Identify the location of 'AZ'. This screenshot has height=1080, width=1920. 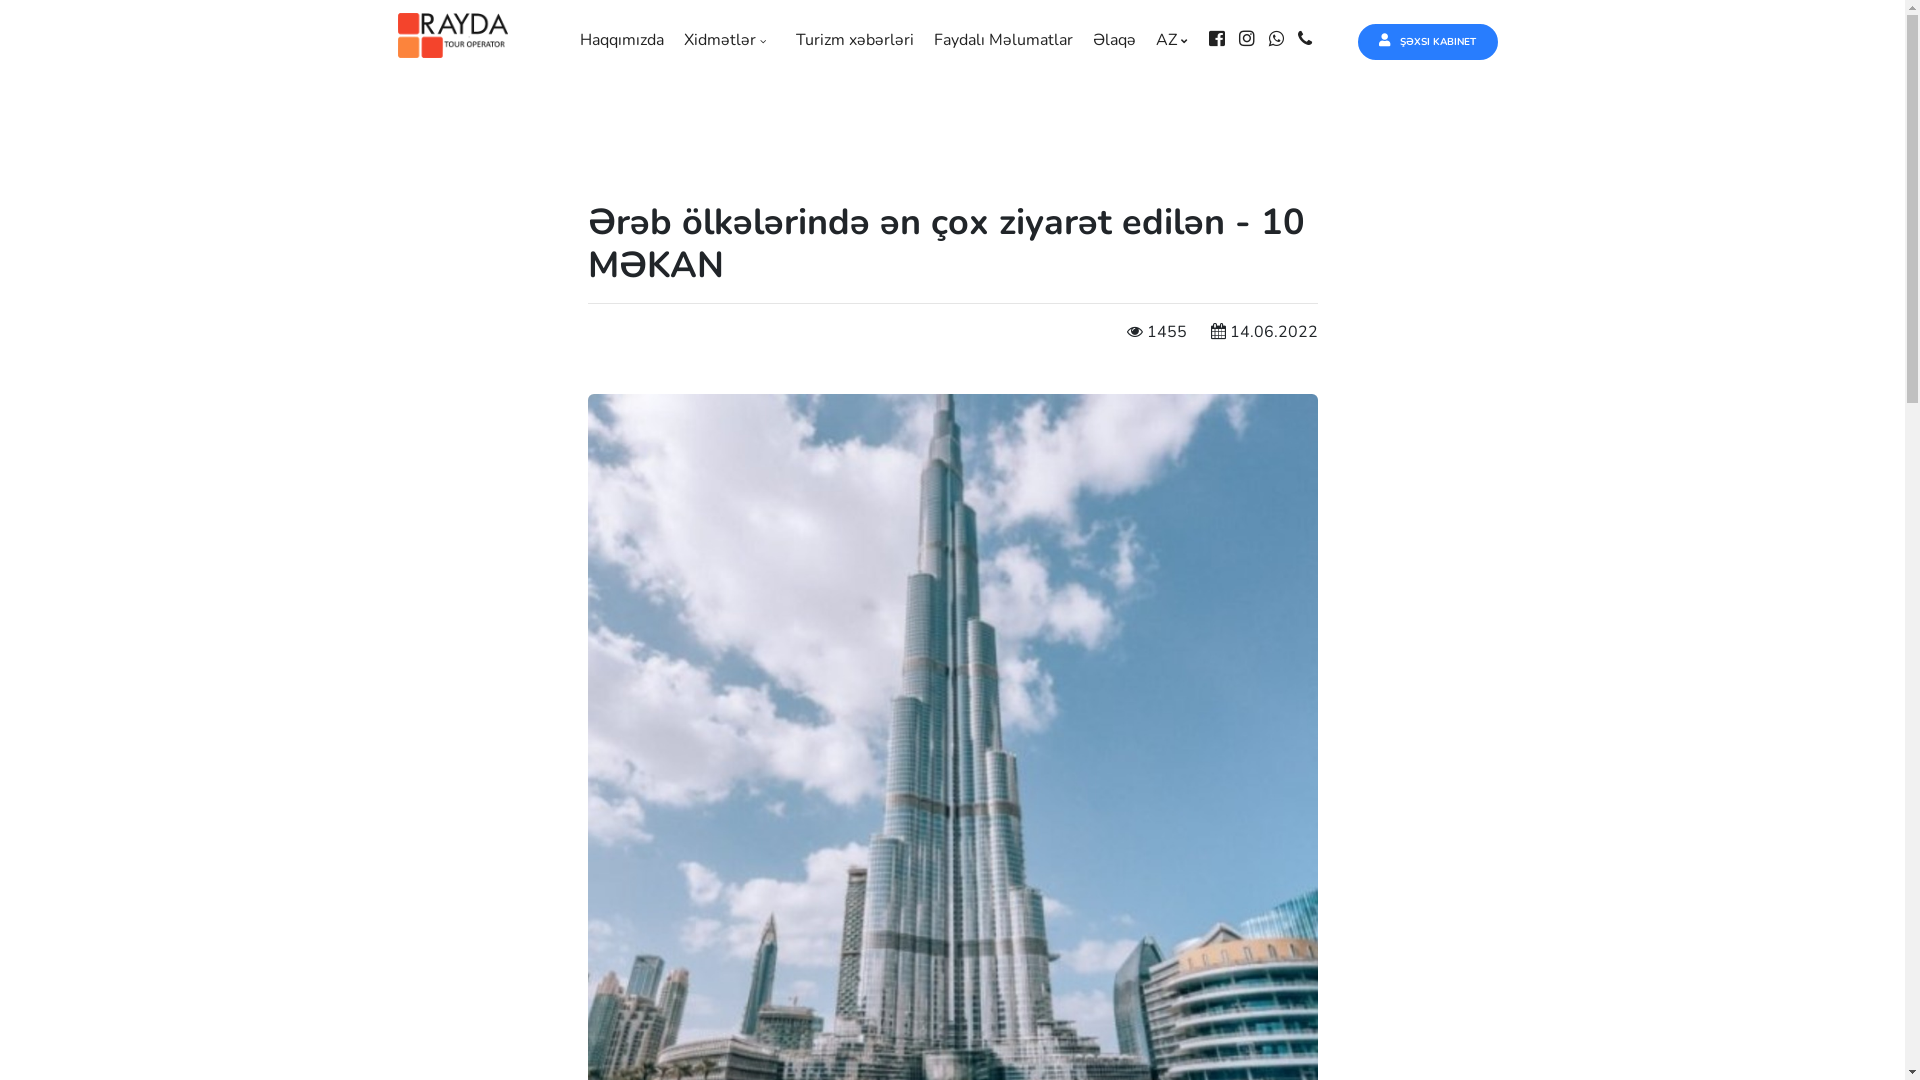
(1176, 40).